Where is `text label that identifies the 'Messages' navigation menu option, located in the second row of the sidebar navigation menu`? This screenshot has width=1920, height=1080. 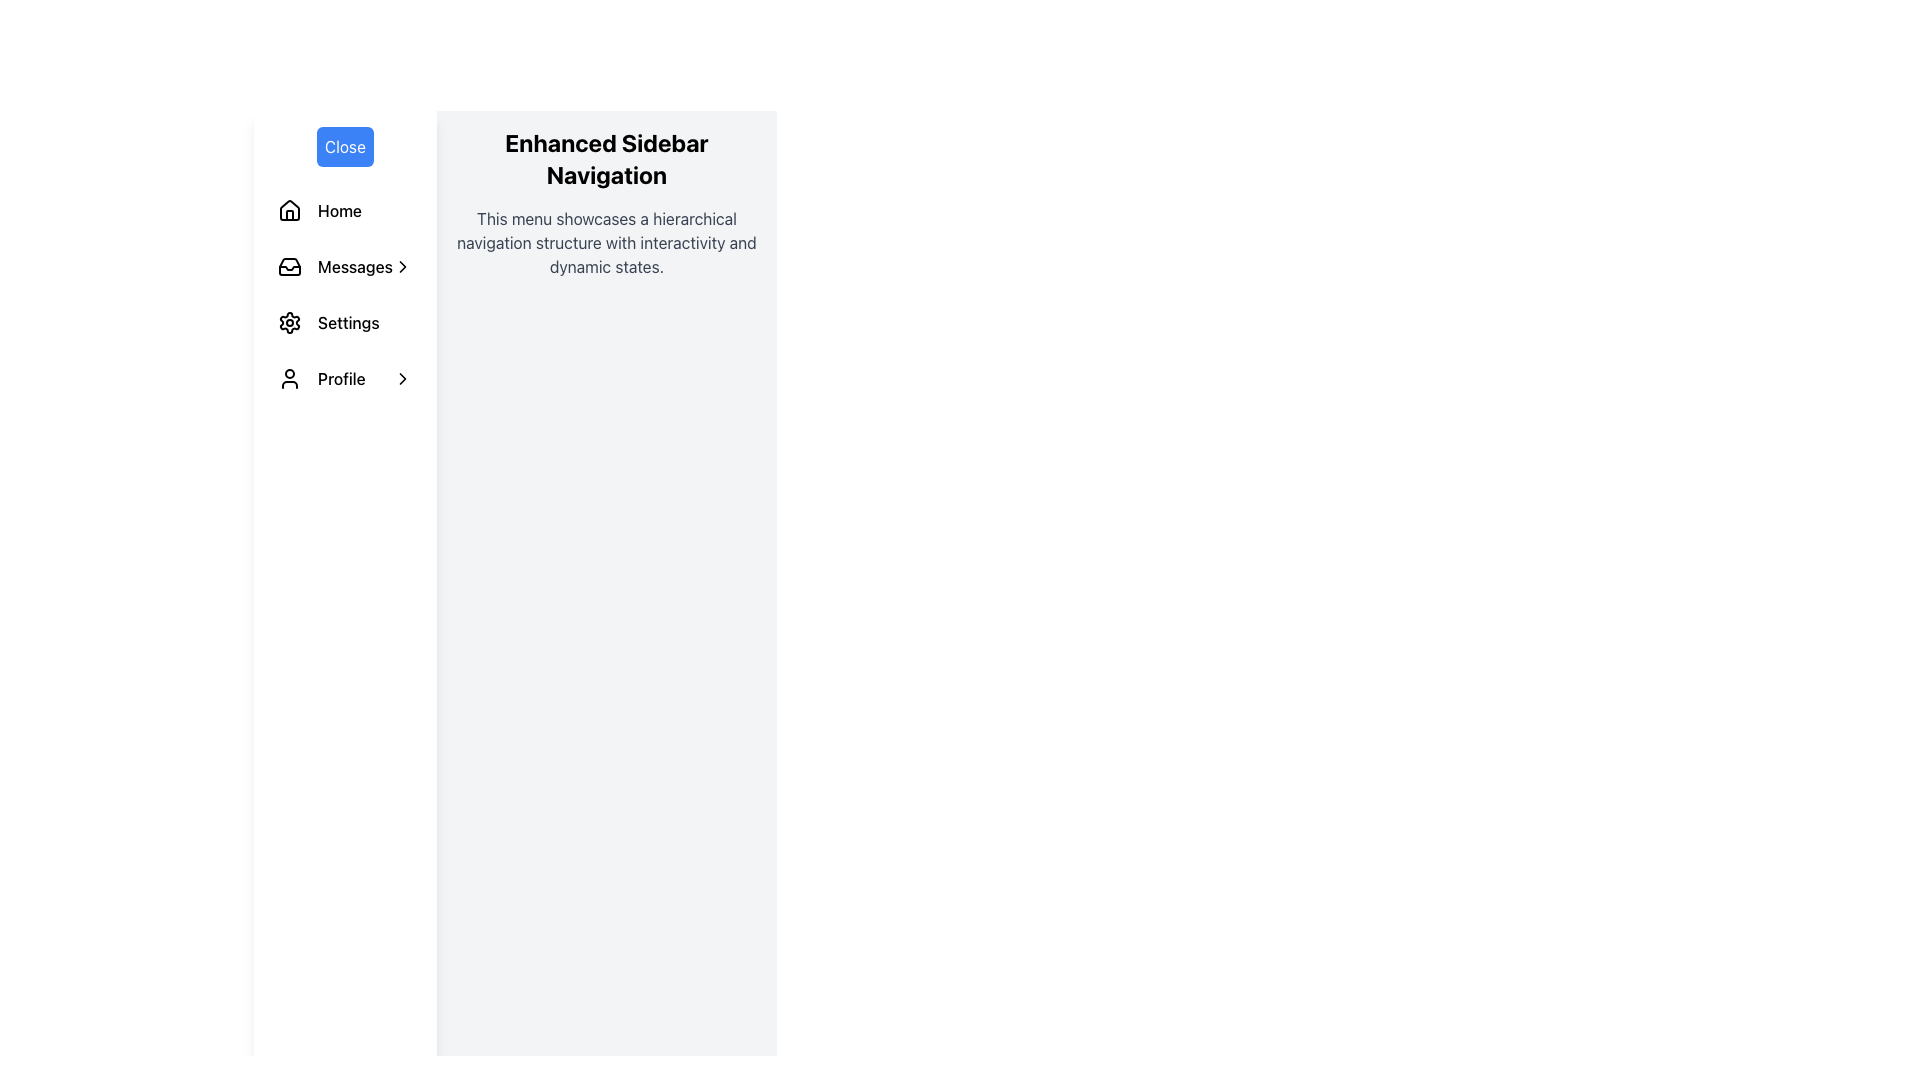
text label that identifies the 'Messages' navigation menu option, located in the second row of the sidebar navigation menu is located at coordinates (355, 265).